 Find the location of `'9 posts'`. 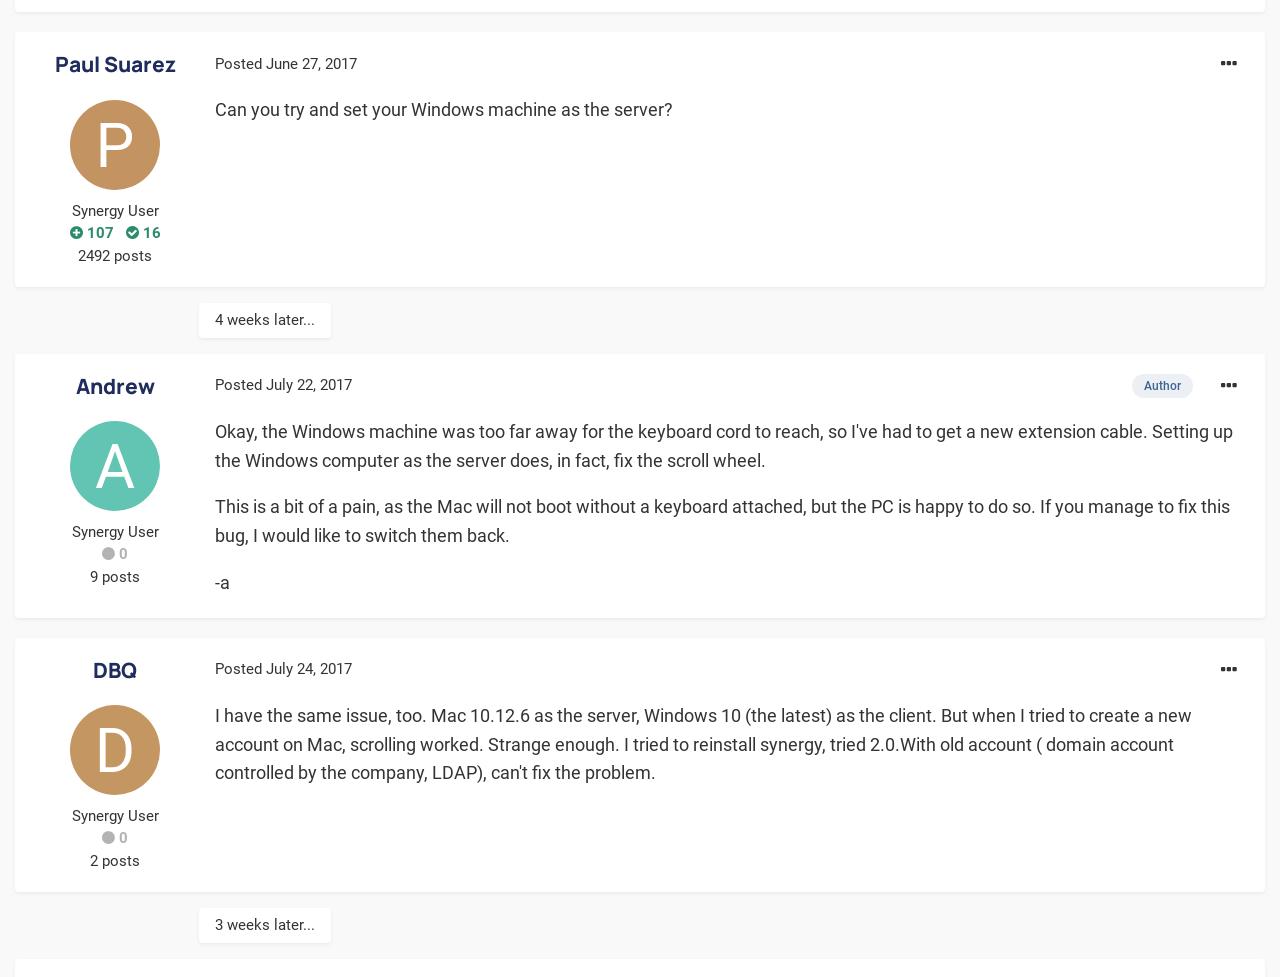

'9 posts' is located at coordinates (113, 575).